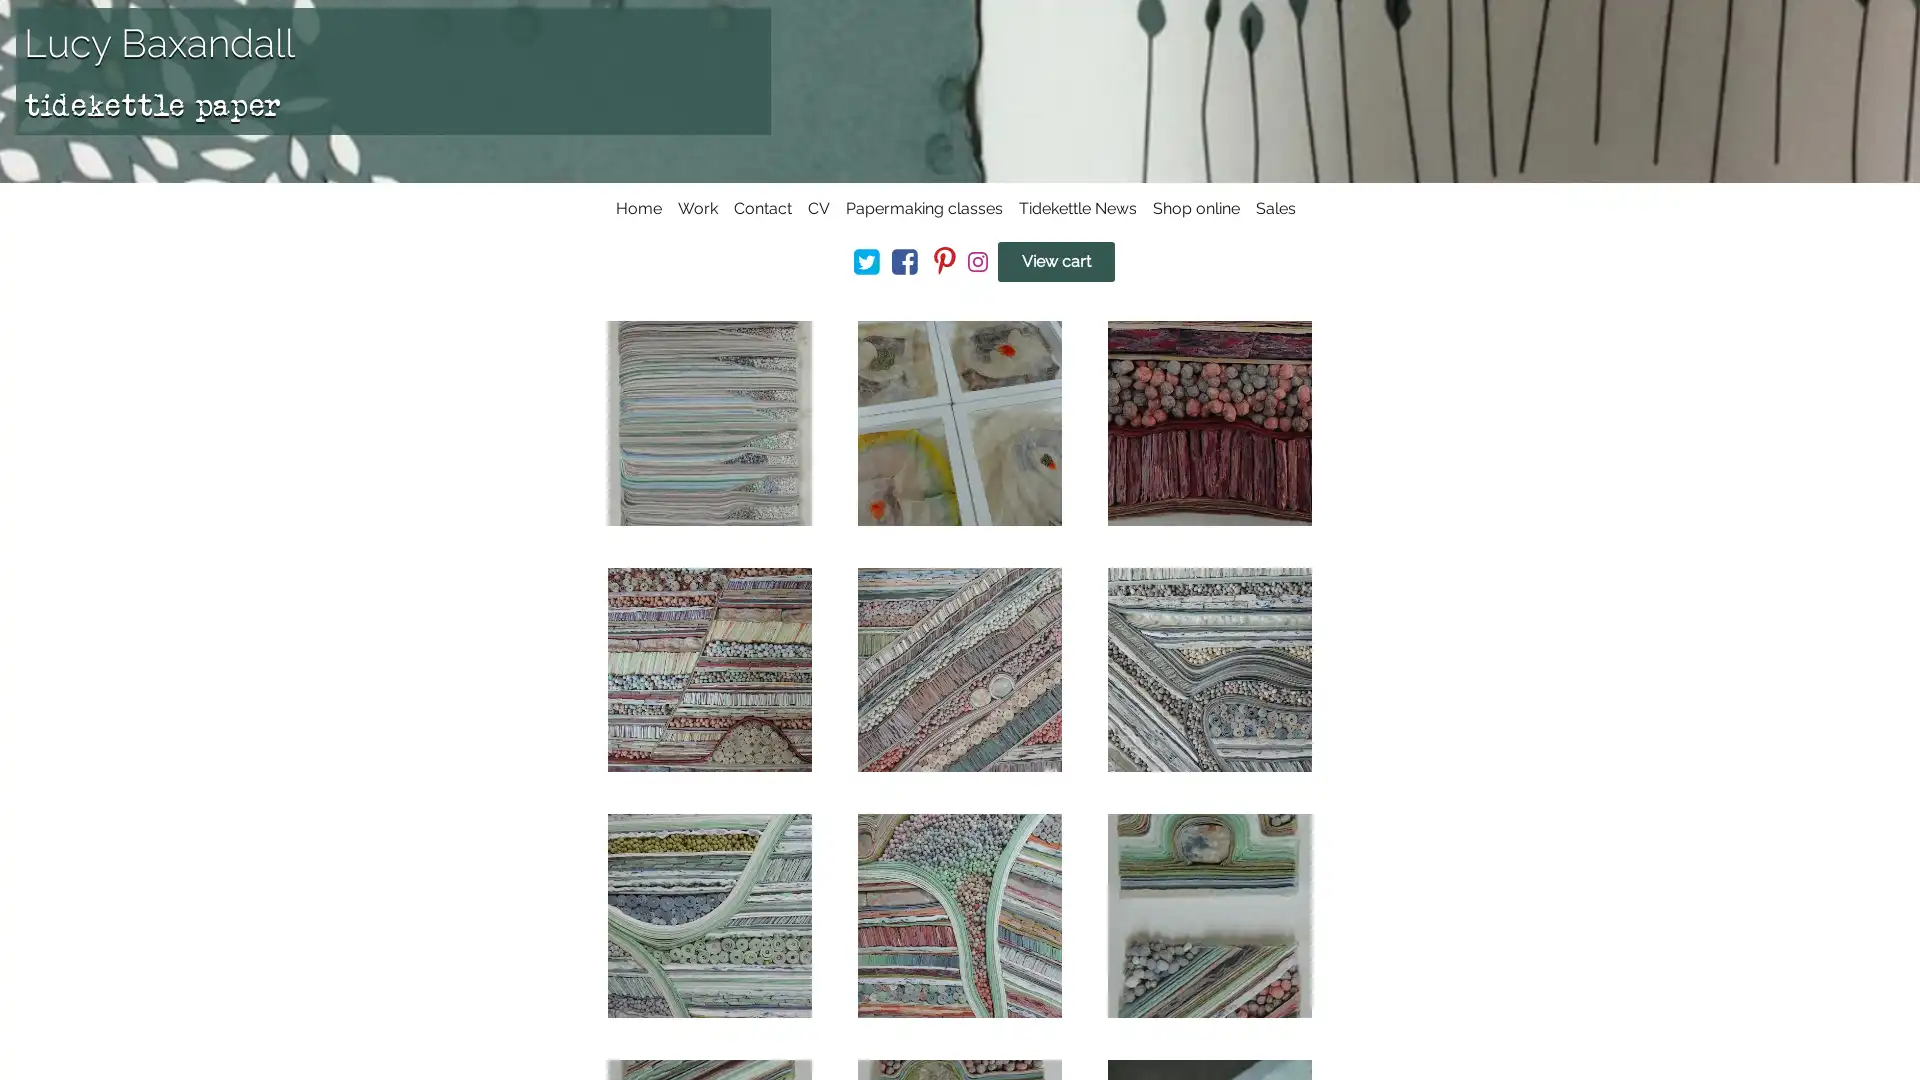 This screenshot has height=1080, width=1920. I want to click on View cart, so click(1054, 261).